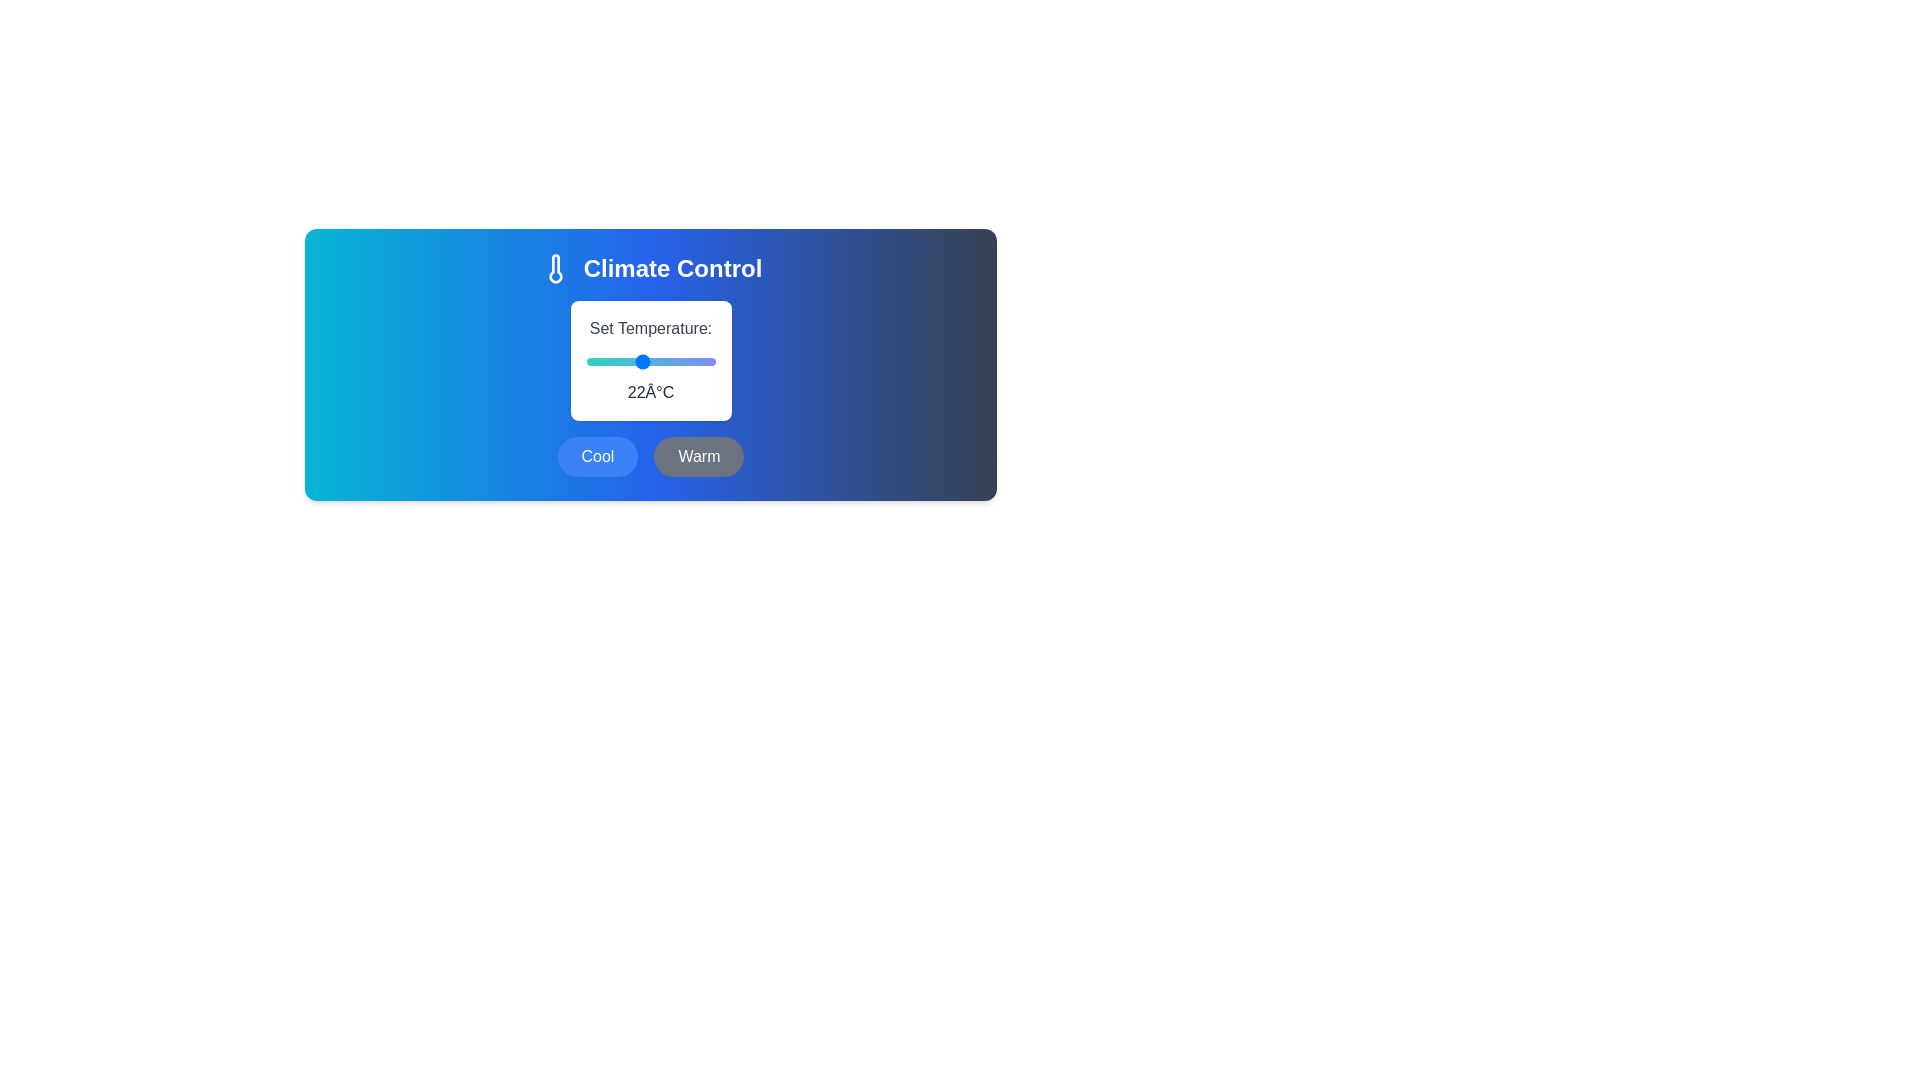 The width and height of the screenshot is (1920, 1080). I want to click on the temperature measurement graphical icon component located at the top-left portion of the interface, above the text 'Climate Control', so click(555, 268).